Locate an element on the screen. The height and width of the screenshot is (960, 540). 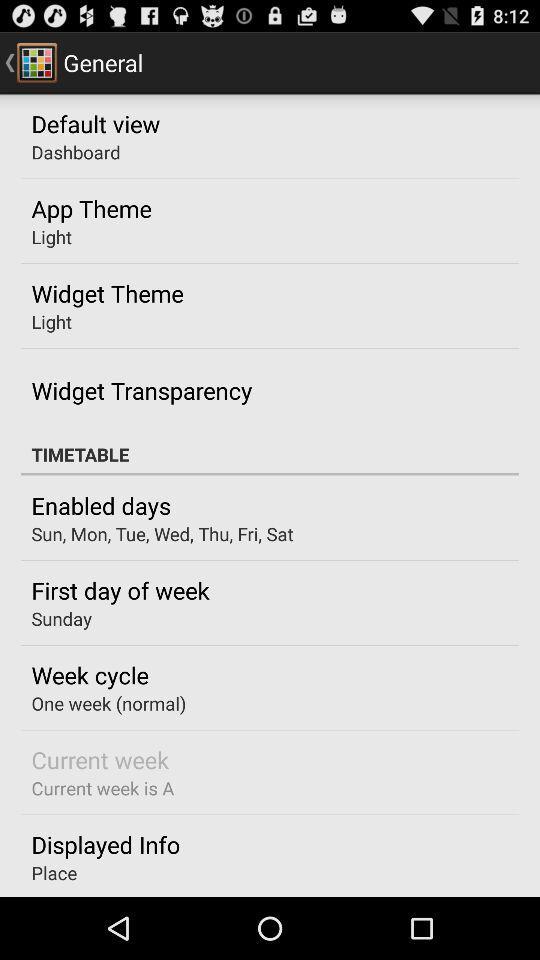
widget theme icon is located at coordinates (107, 292).